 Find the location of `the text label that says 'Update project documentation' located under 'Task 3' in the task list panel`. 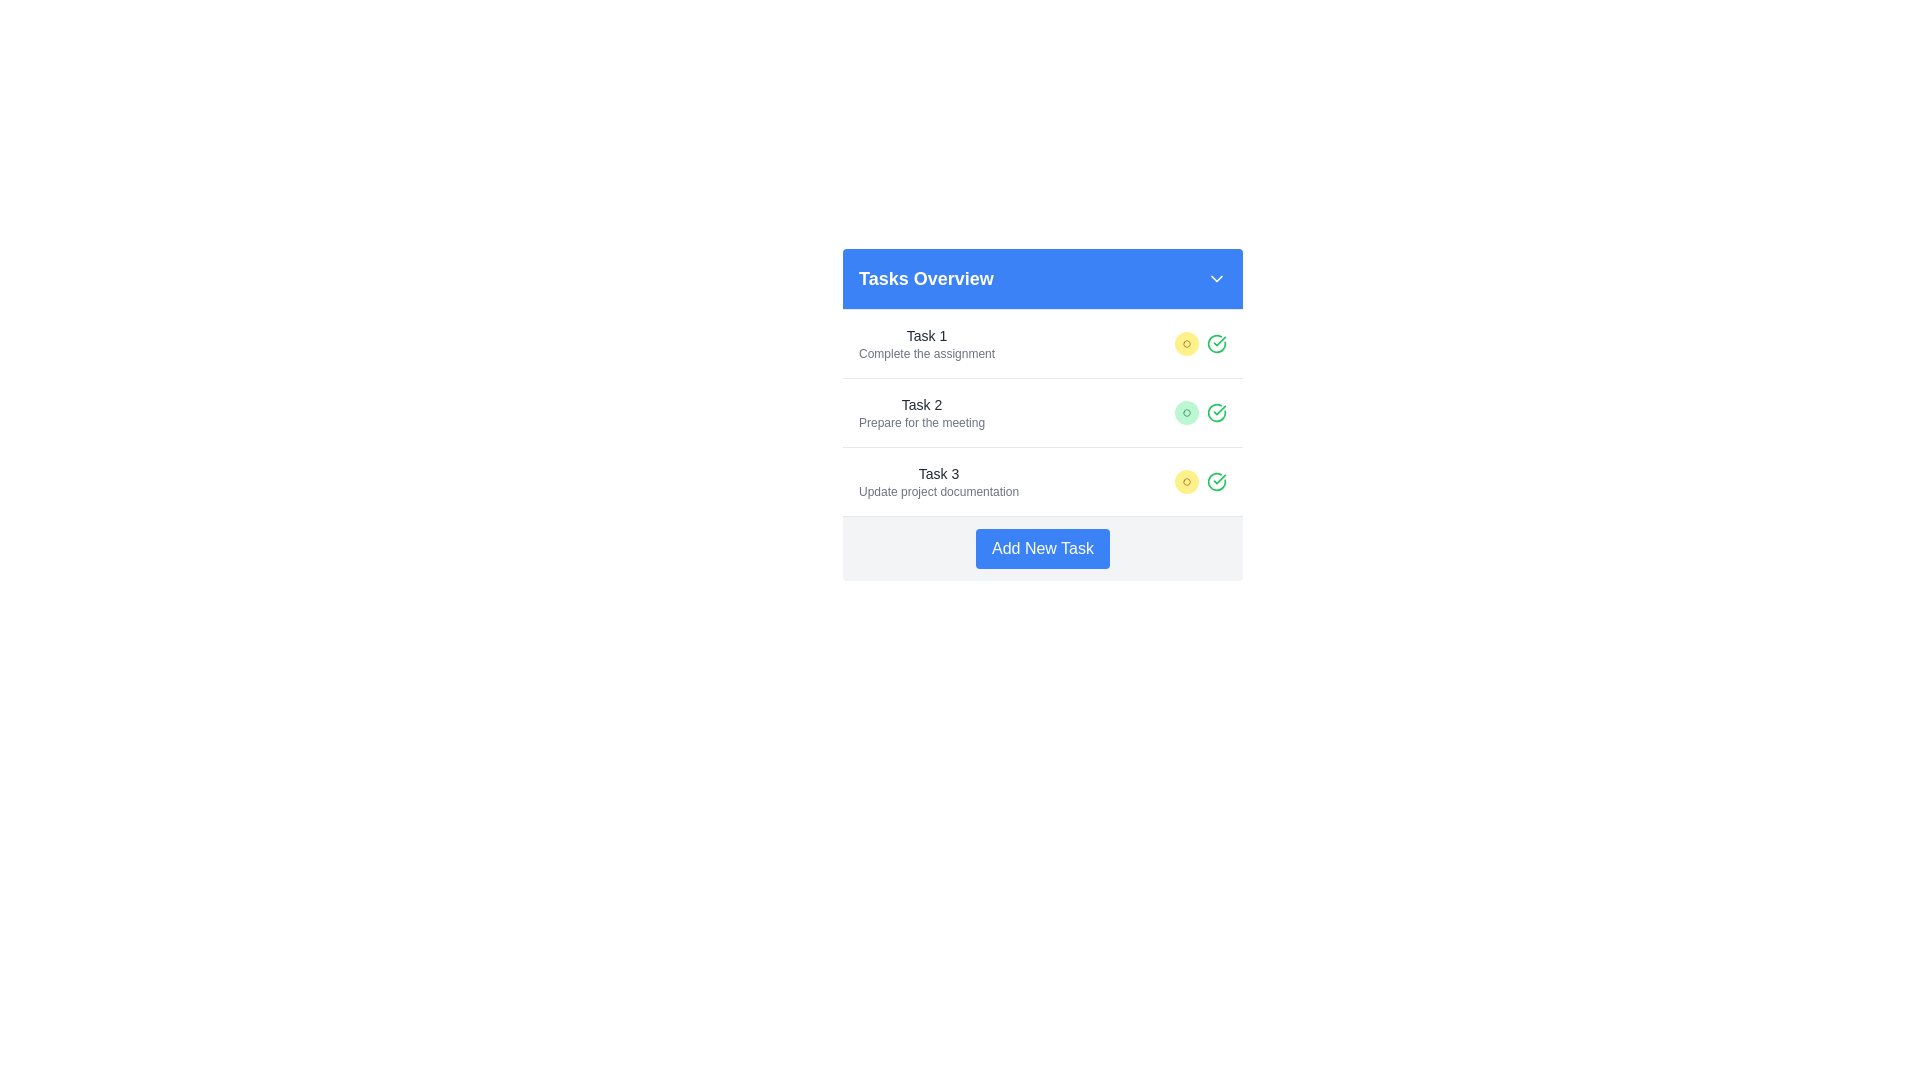

the text label that says 'Update project documentation' located under 'Task 3' in the task list panel is located at coordinates (938, 492).